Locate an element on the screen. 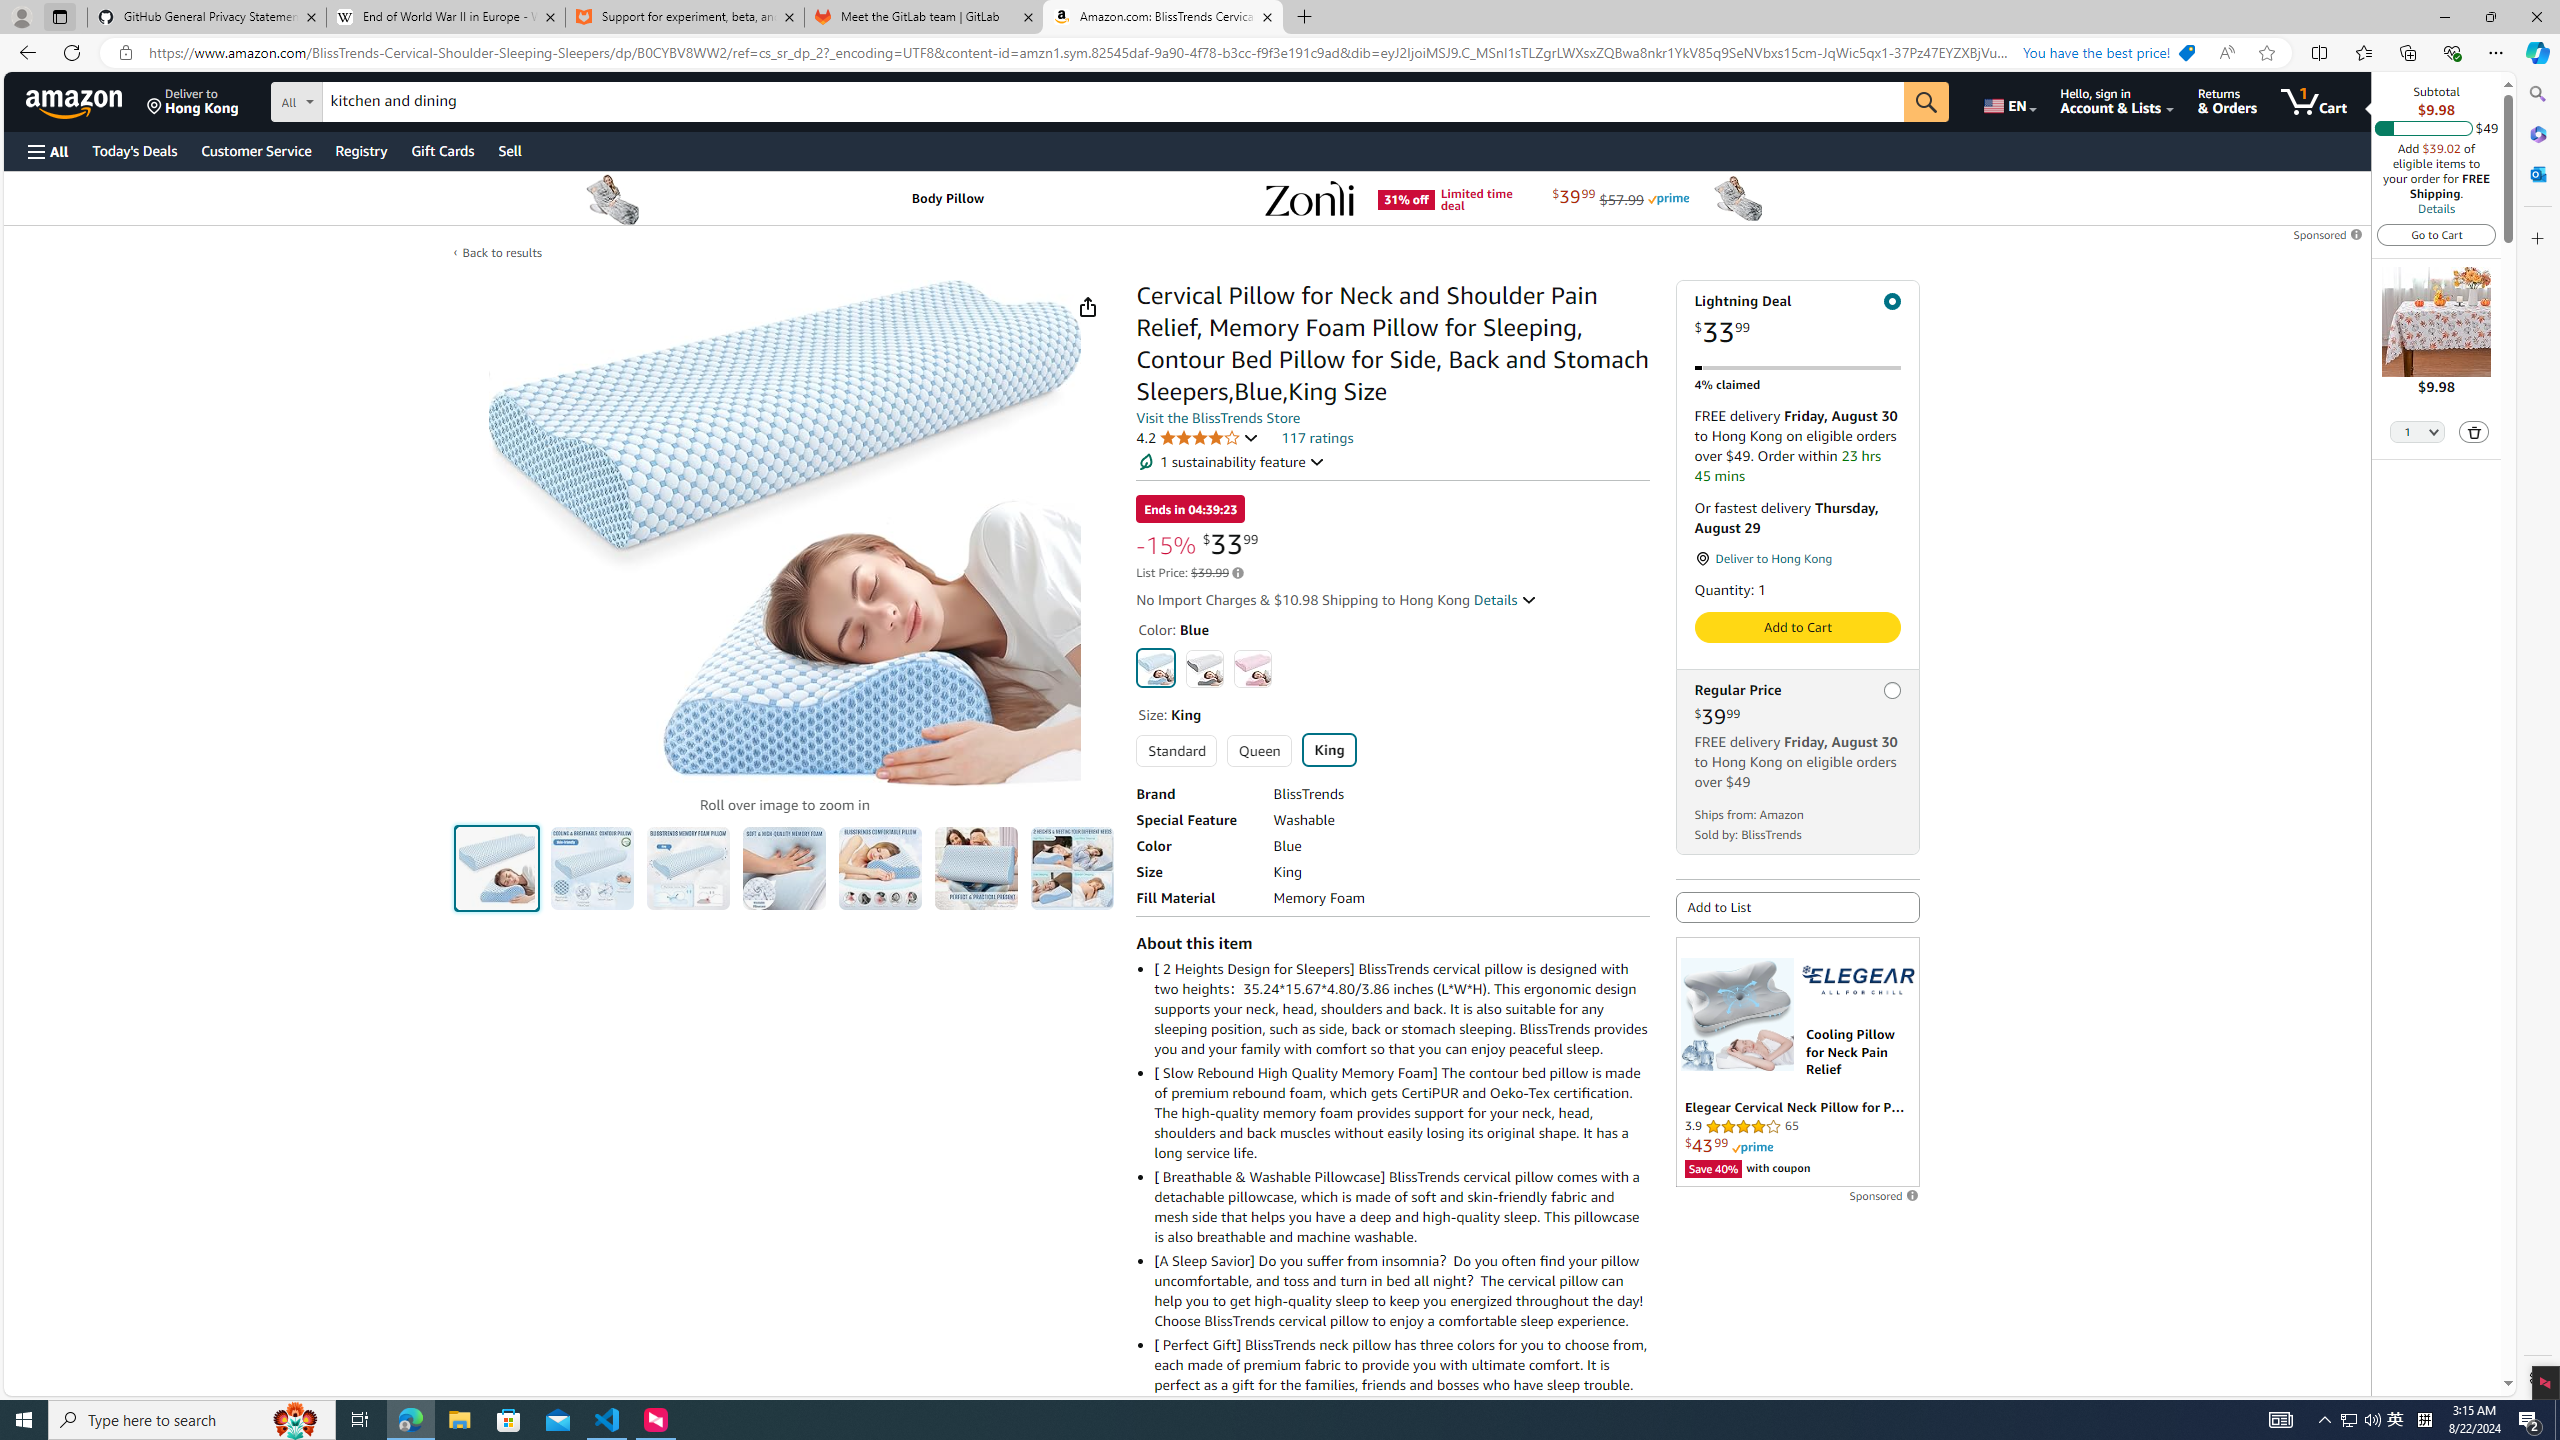 Image resolution: width=2560 pixels, height=1440 pixels. 'Lightning Deal $33.99' is located at coordinates (1797, 319).